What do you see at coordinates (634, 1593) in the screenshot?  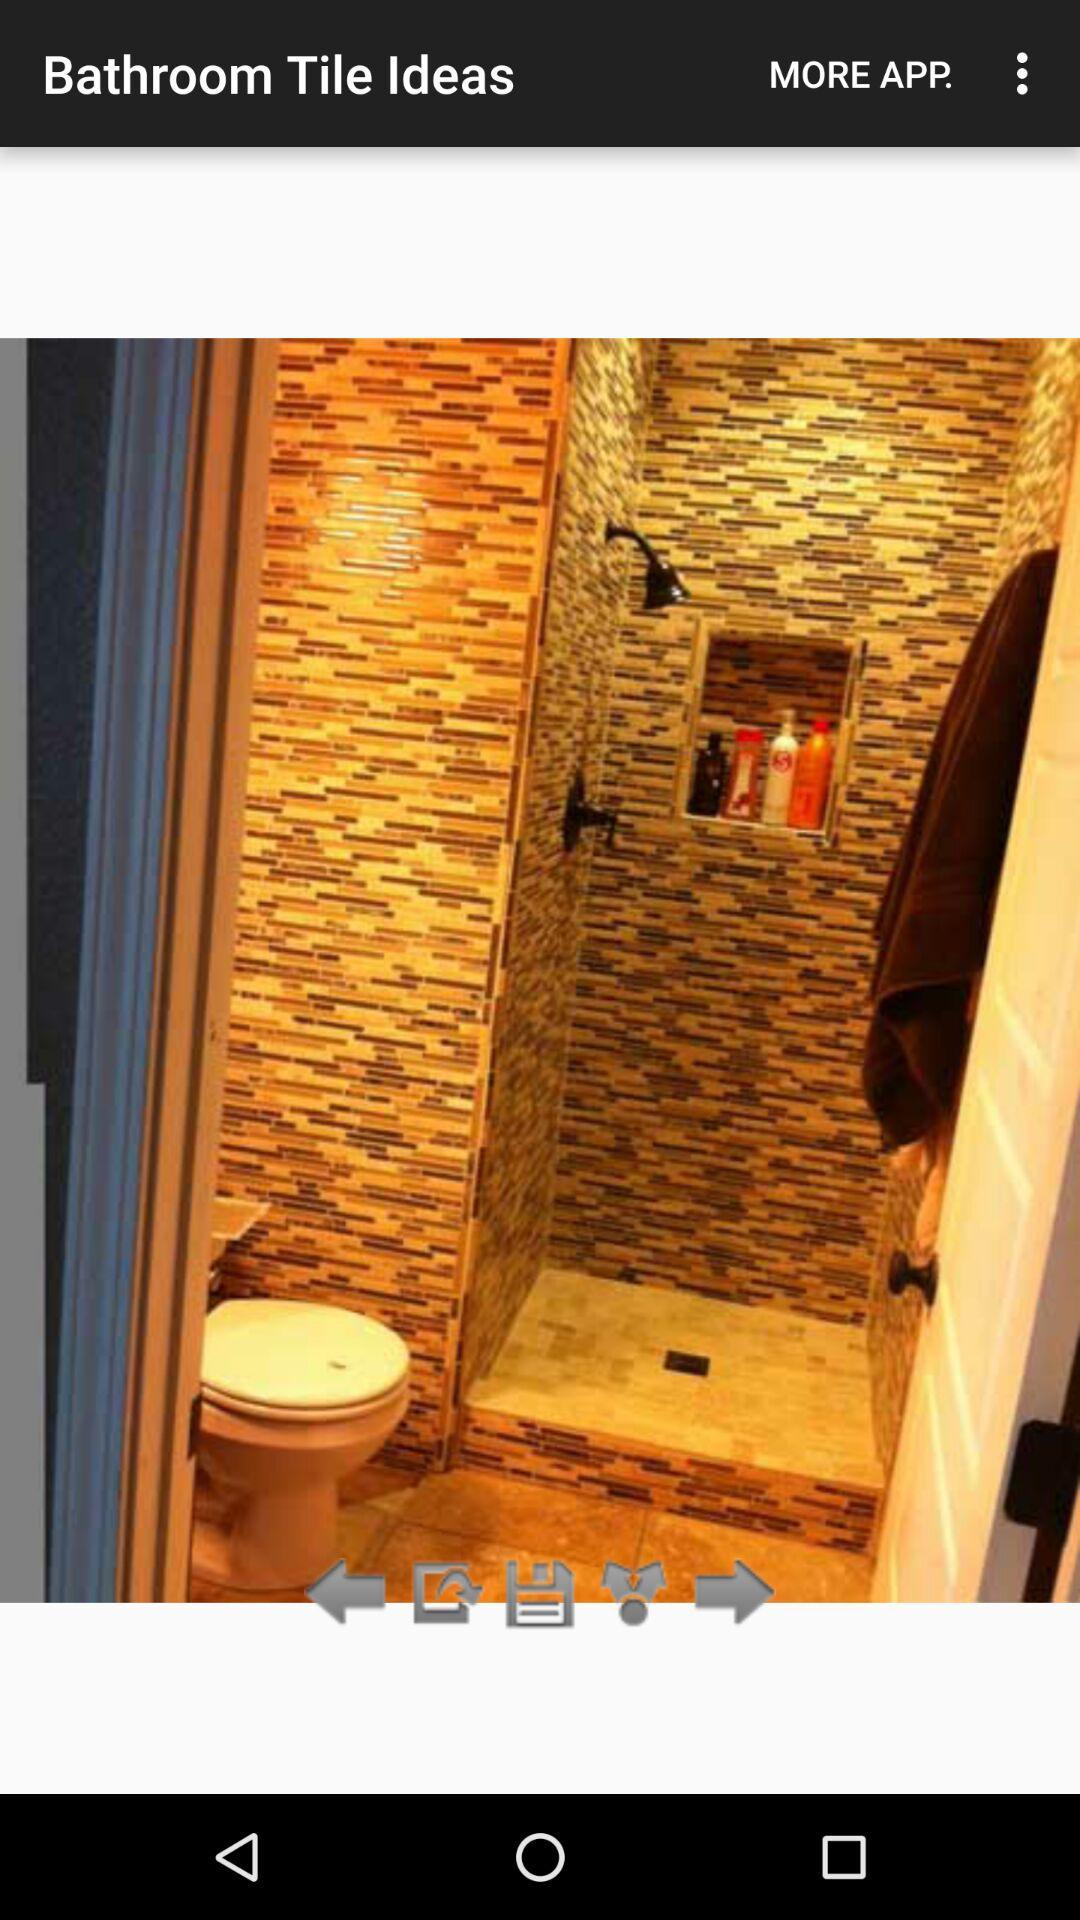 I see `the share icon` at bounding box center [634, 1593].